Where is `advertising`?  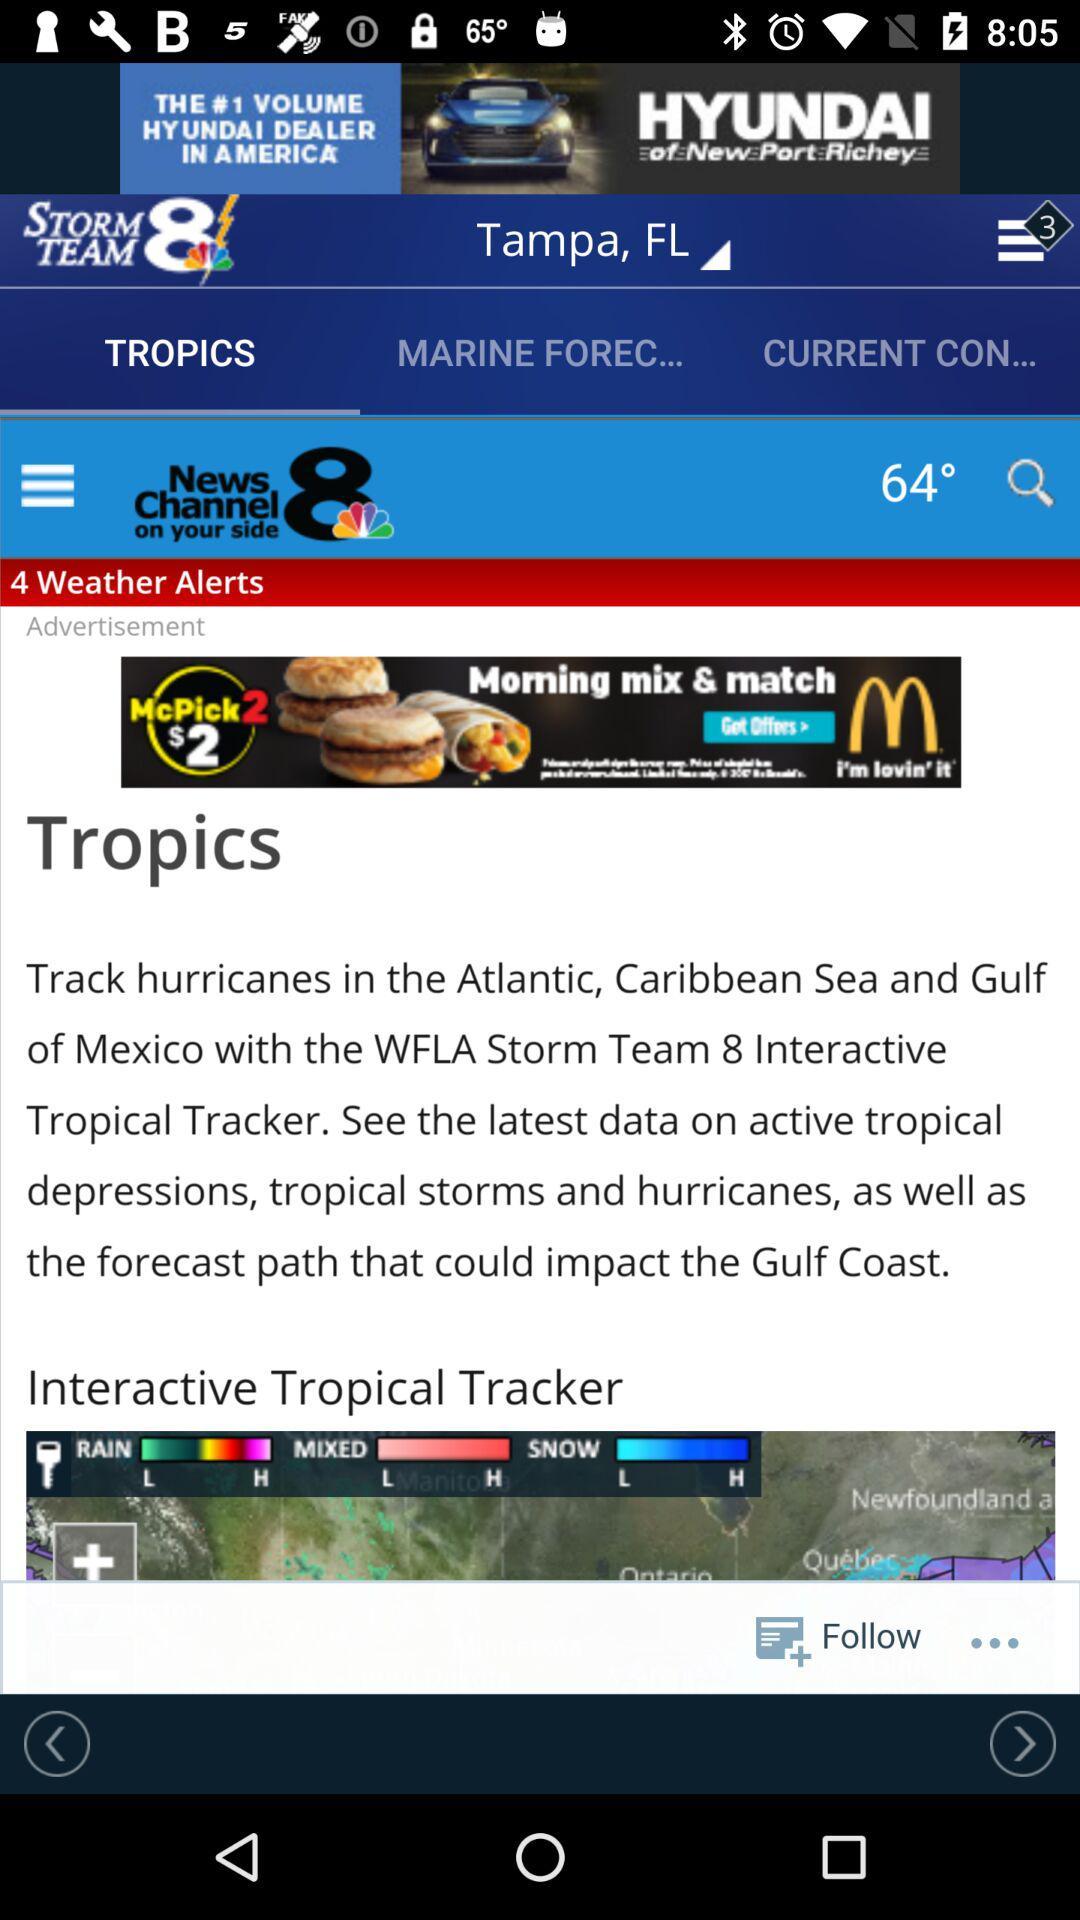 advertising is located at coordinates (540, 127).